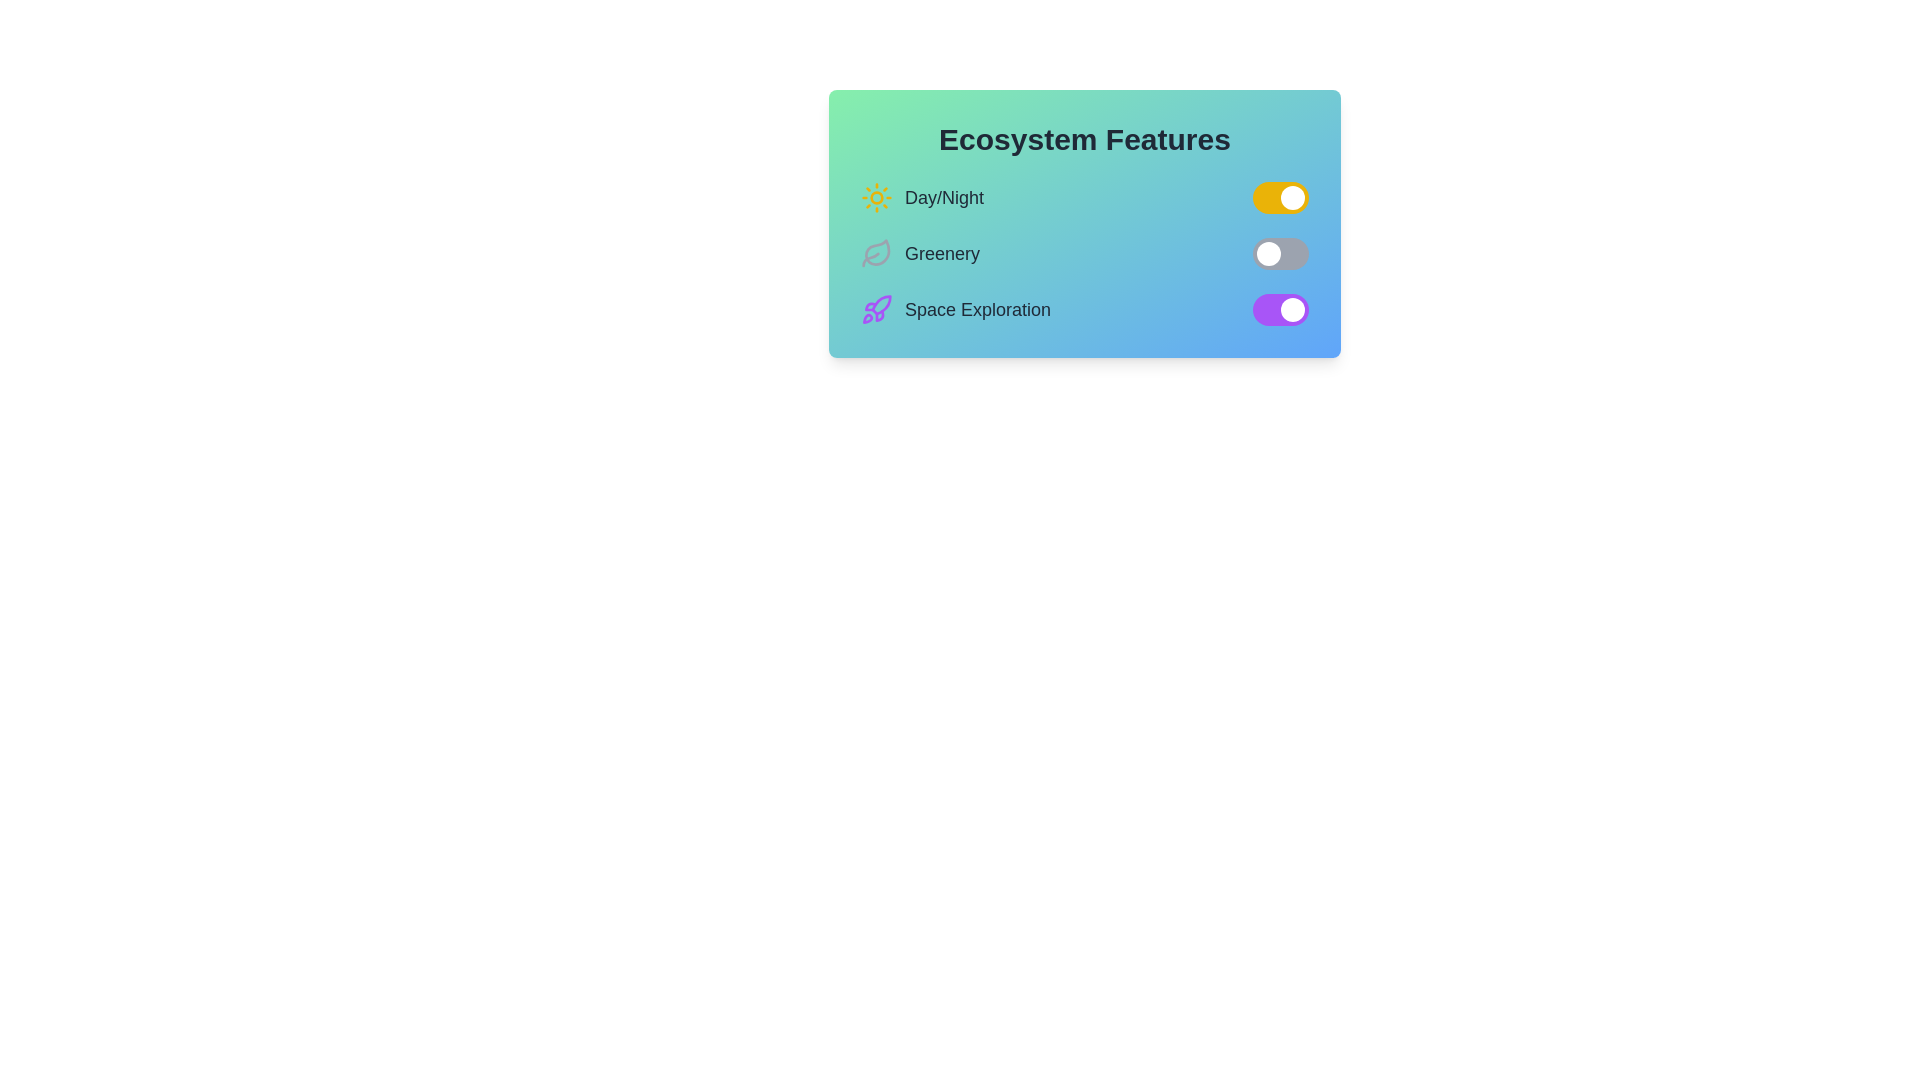 This screenshot has height=1080, width=1920. What do you see at coordinates (877, 309) in the screenshot?
I see `the decorative icon representing 'Space Exploration' located next to the text label and toggle button in the lower part of the interface` at bounding box center [877, 309].